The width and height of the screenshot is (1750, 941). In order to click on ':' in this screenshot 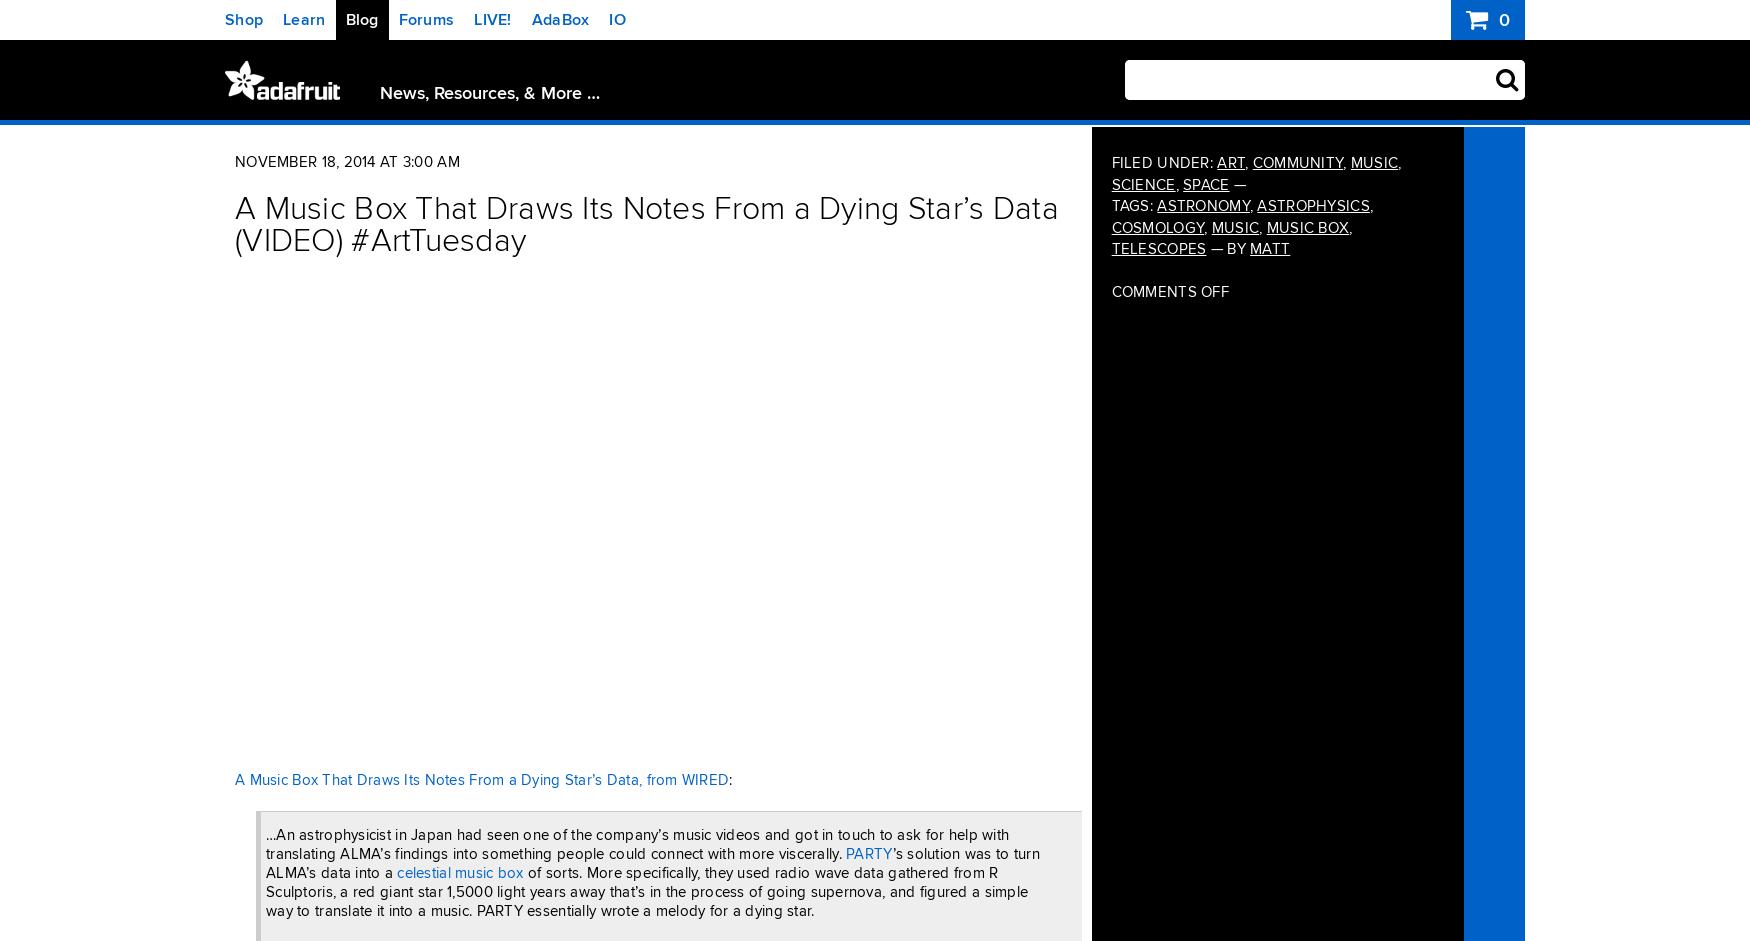, I will do `click(730, 778)`.